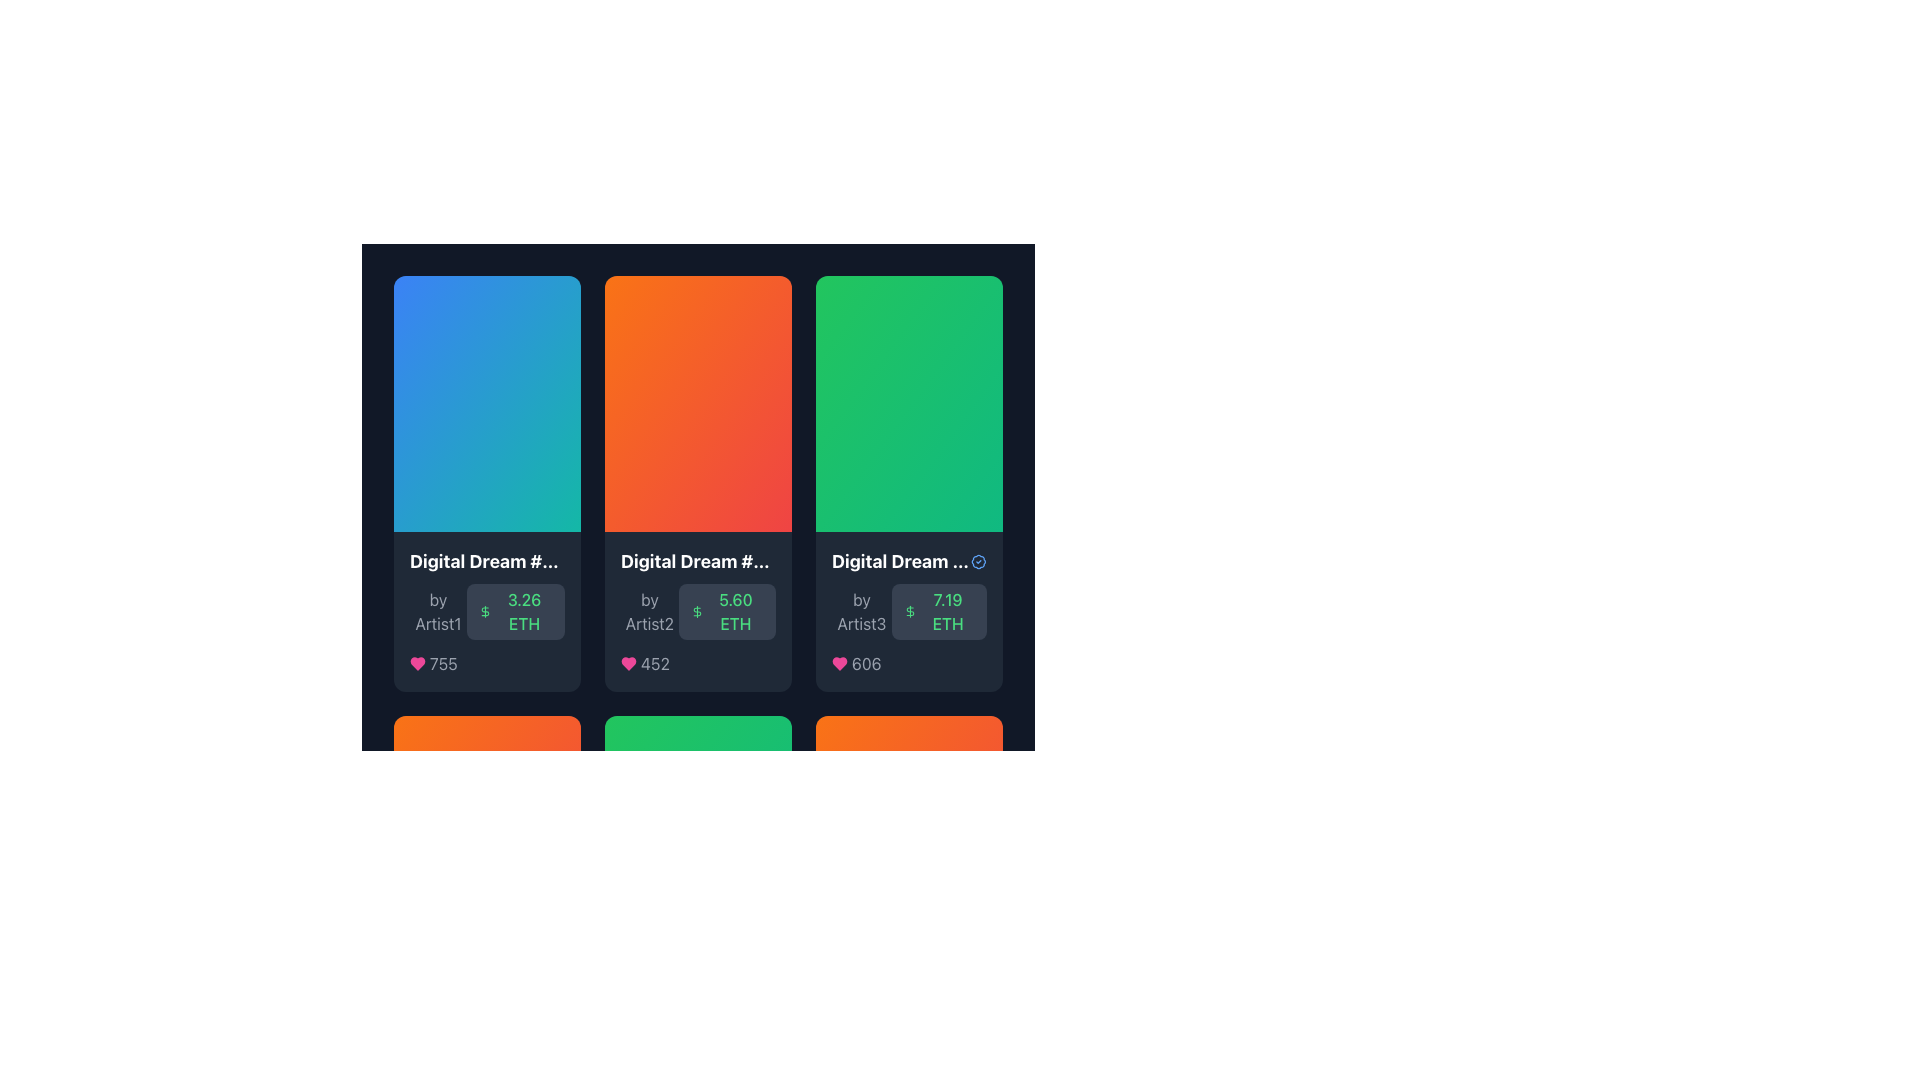 The height and width of the screenshot is (1080, 1920). I want to click on the informational display box that shows the price or value of the digital item in ETH, located at the bottom right corner of the card associated with 'Digital Dream ...' by 'Artist3', so click(938, 611).